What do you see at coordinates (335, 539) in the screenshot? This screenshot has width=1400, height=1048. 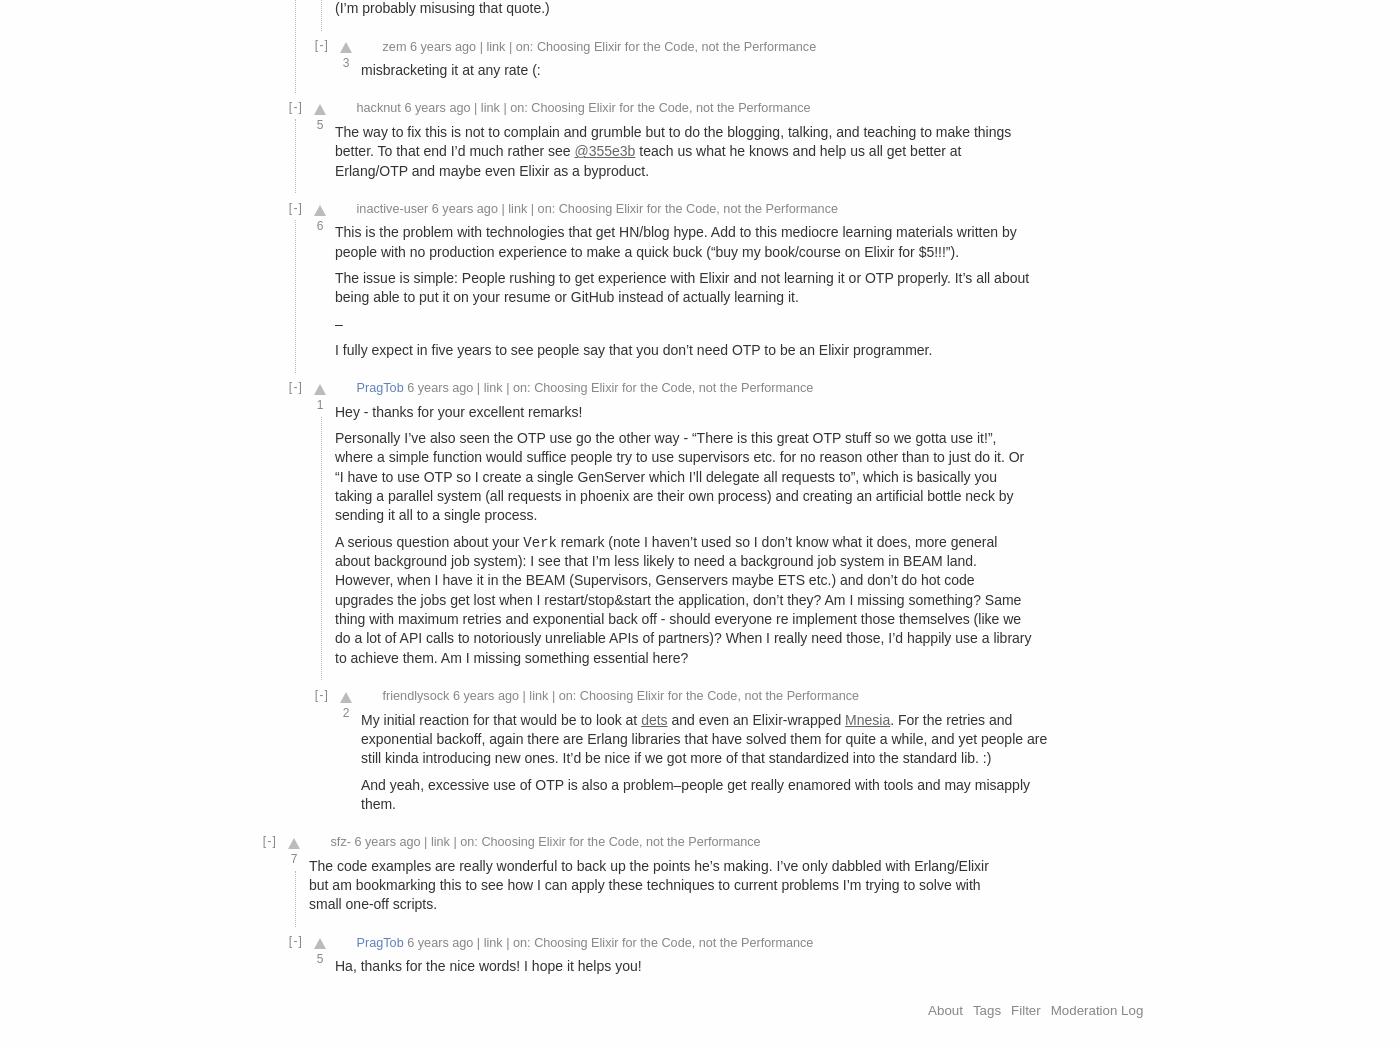 I see `'A serious question about your'` at bounding box center [335, 539].